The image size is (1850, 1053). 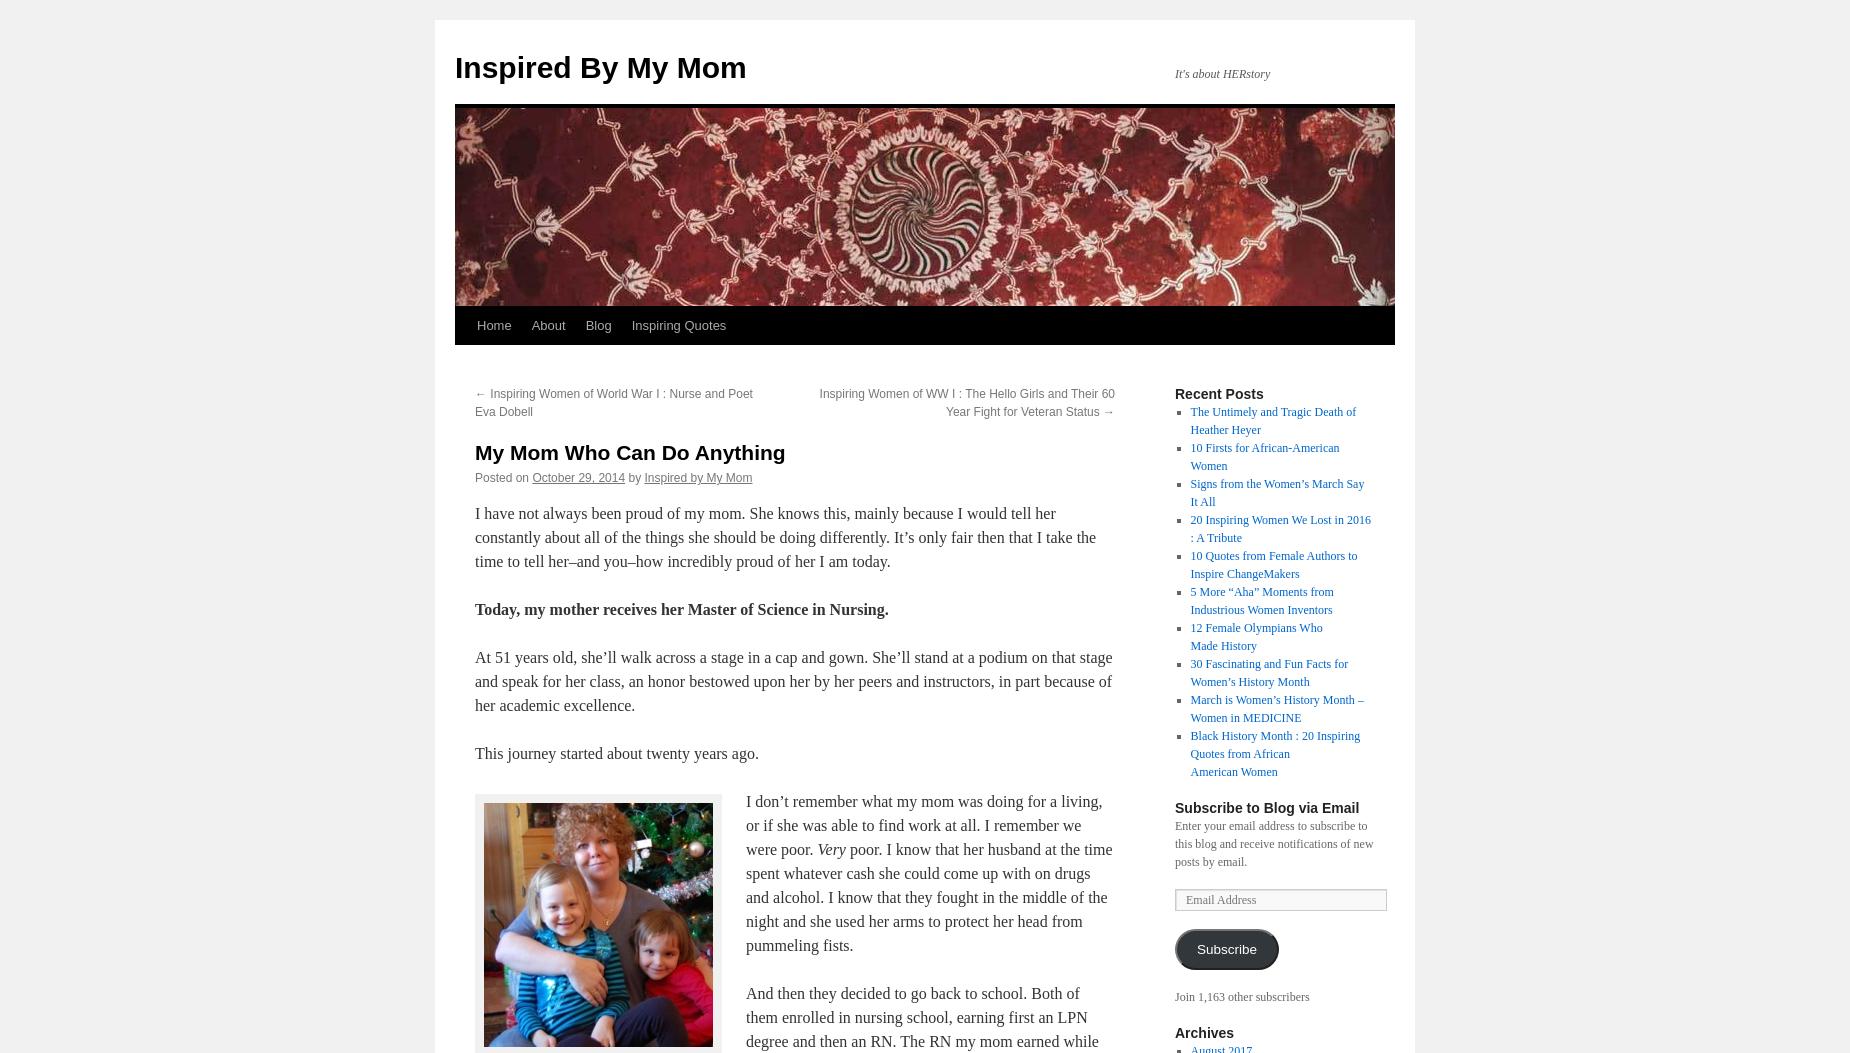 What do you see at coordinates (965, 402) in the screenshot?
I see `'Inspiring Women of WW I : The Hello Girls and Their 60 Year Fight for Veteran Status'` at bounding box center [965, 402].